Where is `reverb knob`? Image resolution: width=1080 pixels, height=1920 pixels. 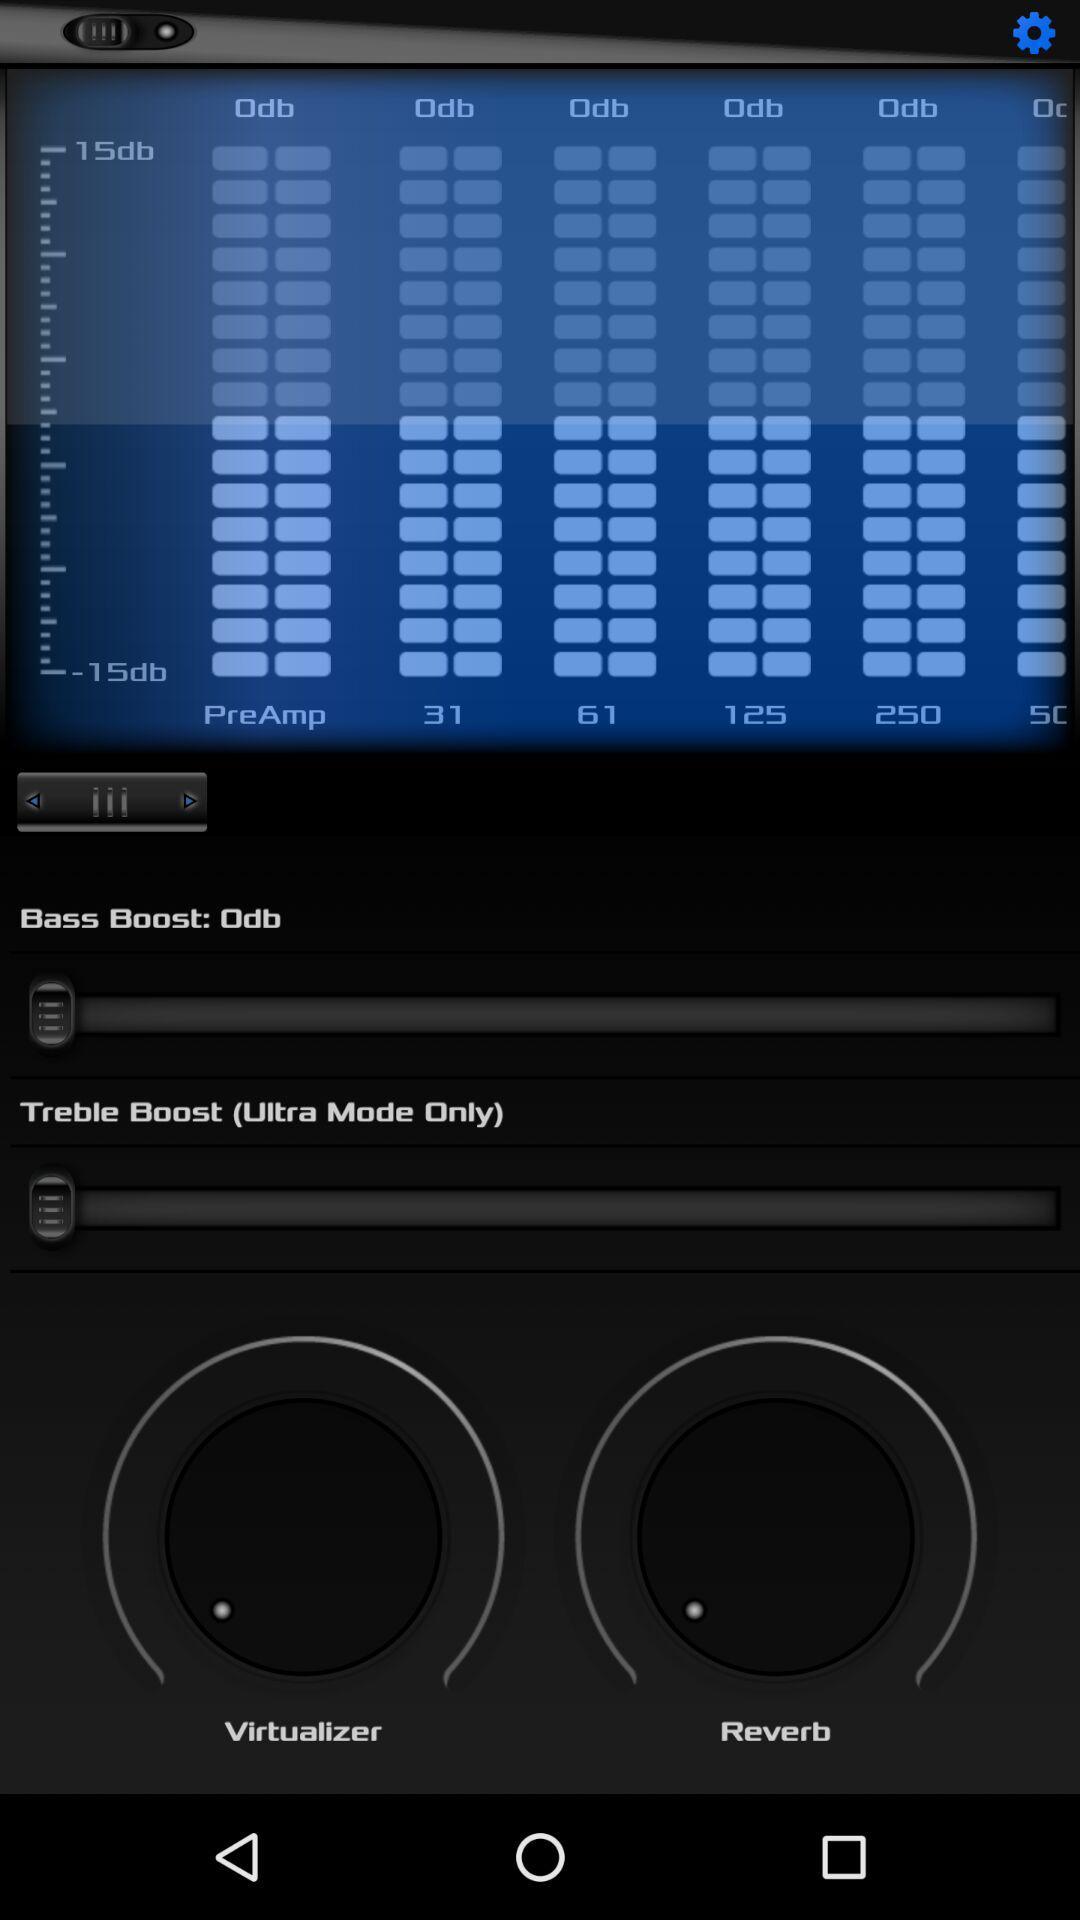
reverb knob is located at coordinates (774, 1536).